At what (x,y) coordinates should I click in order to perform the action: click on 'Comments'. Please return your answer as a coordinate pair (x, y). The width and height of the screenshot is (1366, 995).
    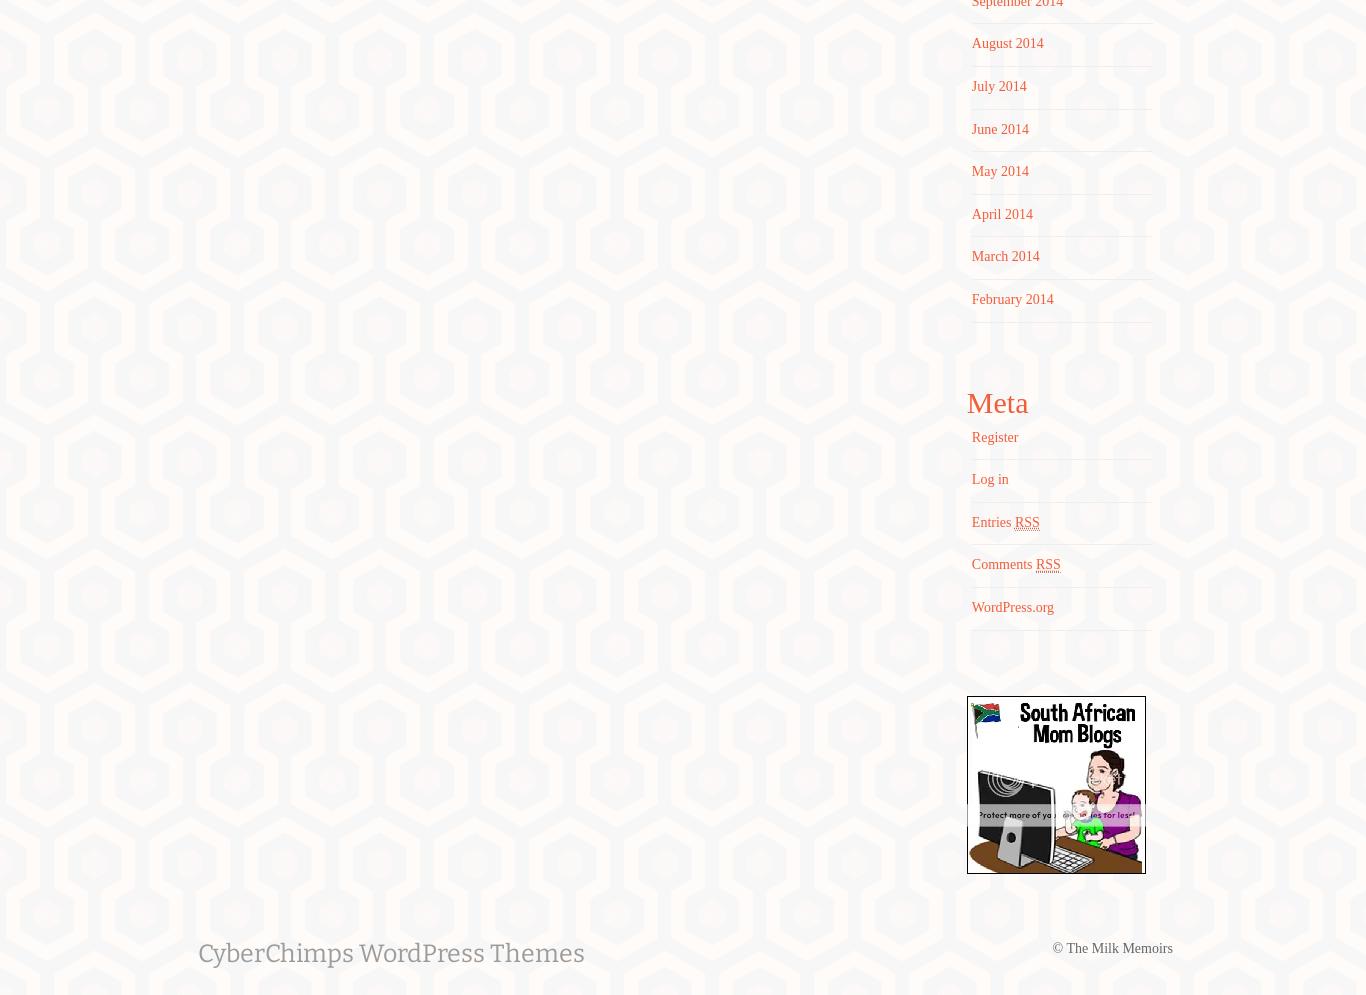
    Looking at the image, I should click on (1003, 564).